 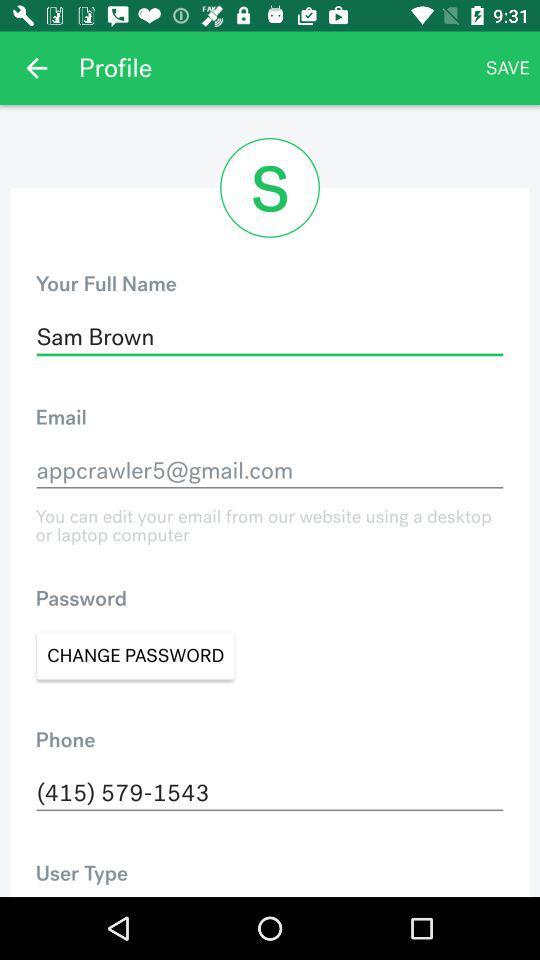 What do you see at coordinates (135, 654) in the screenshot?
I see `the icon below the password icon` at bounding box center [135, 654].